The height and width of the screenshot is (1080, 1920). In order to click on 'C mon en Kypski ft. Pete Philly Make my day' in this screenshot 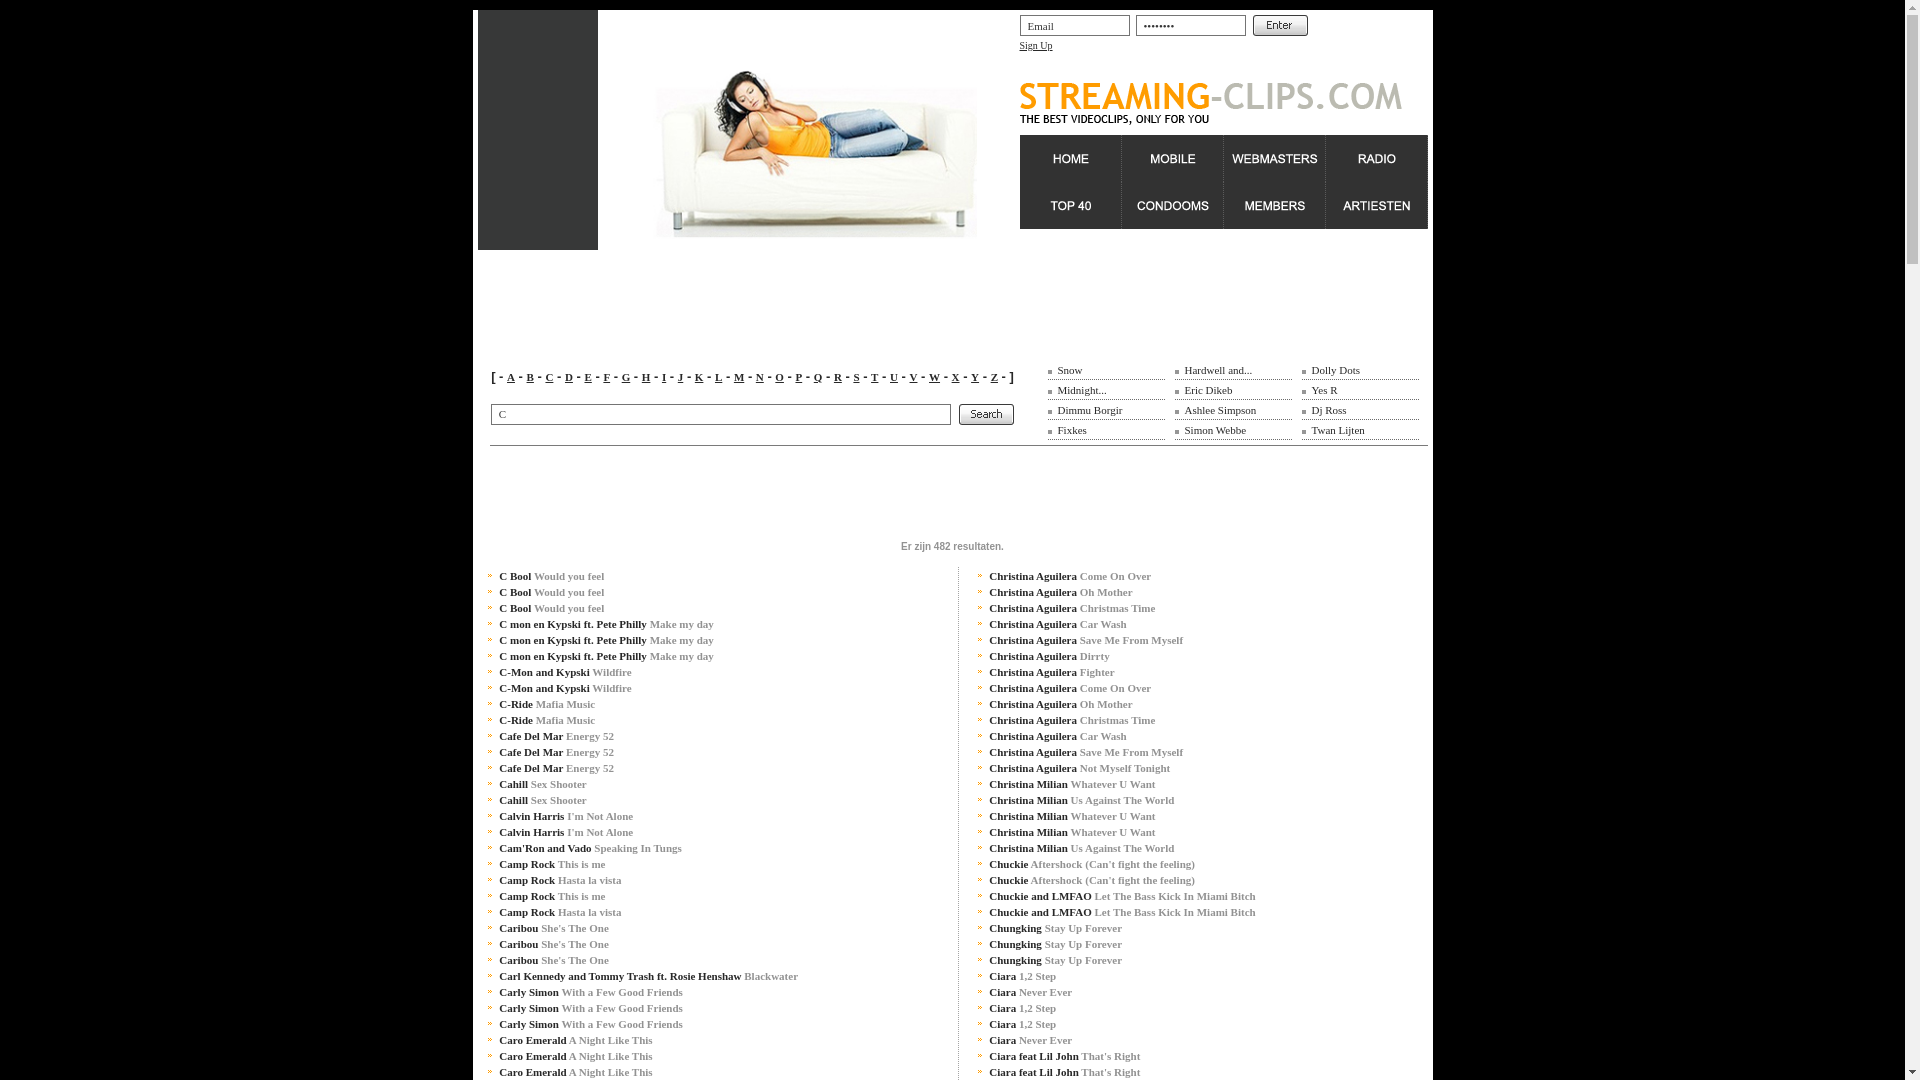, I will do `click(499, 640)`.